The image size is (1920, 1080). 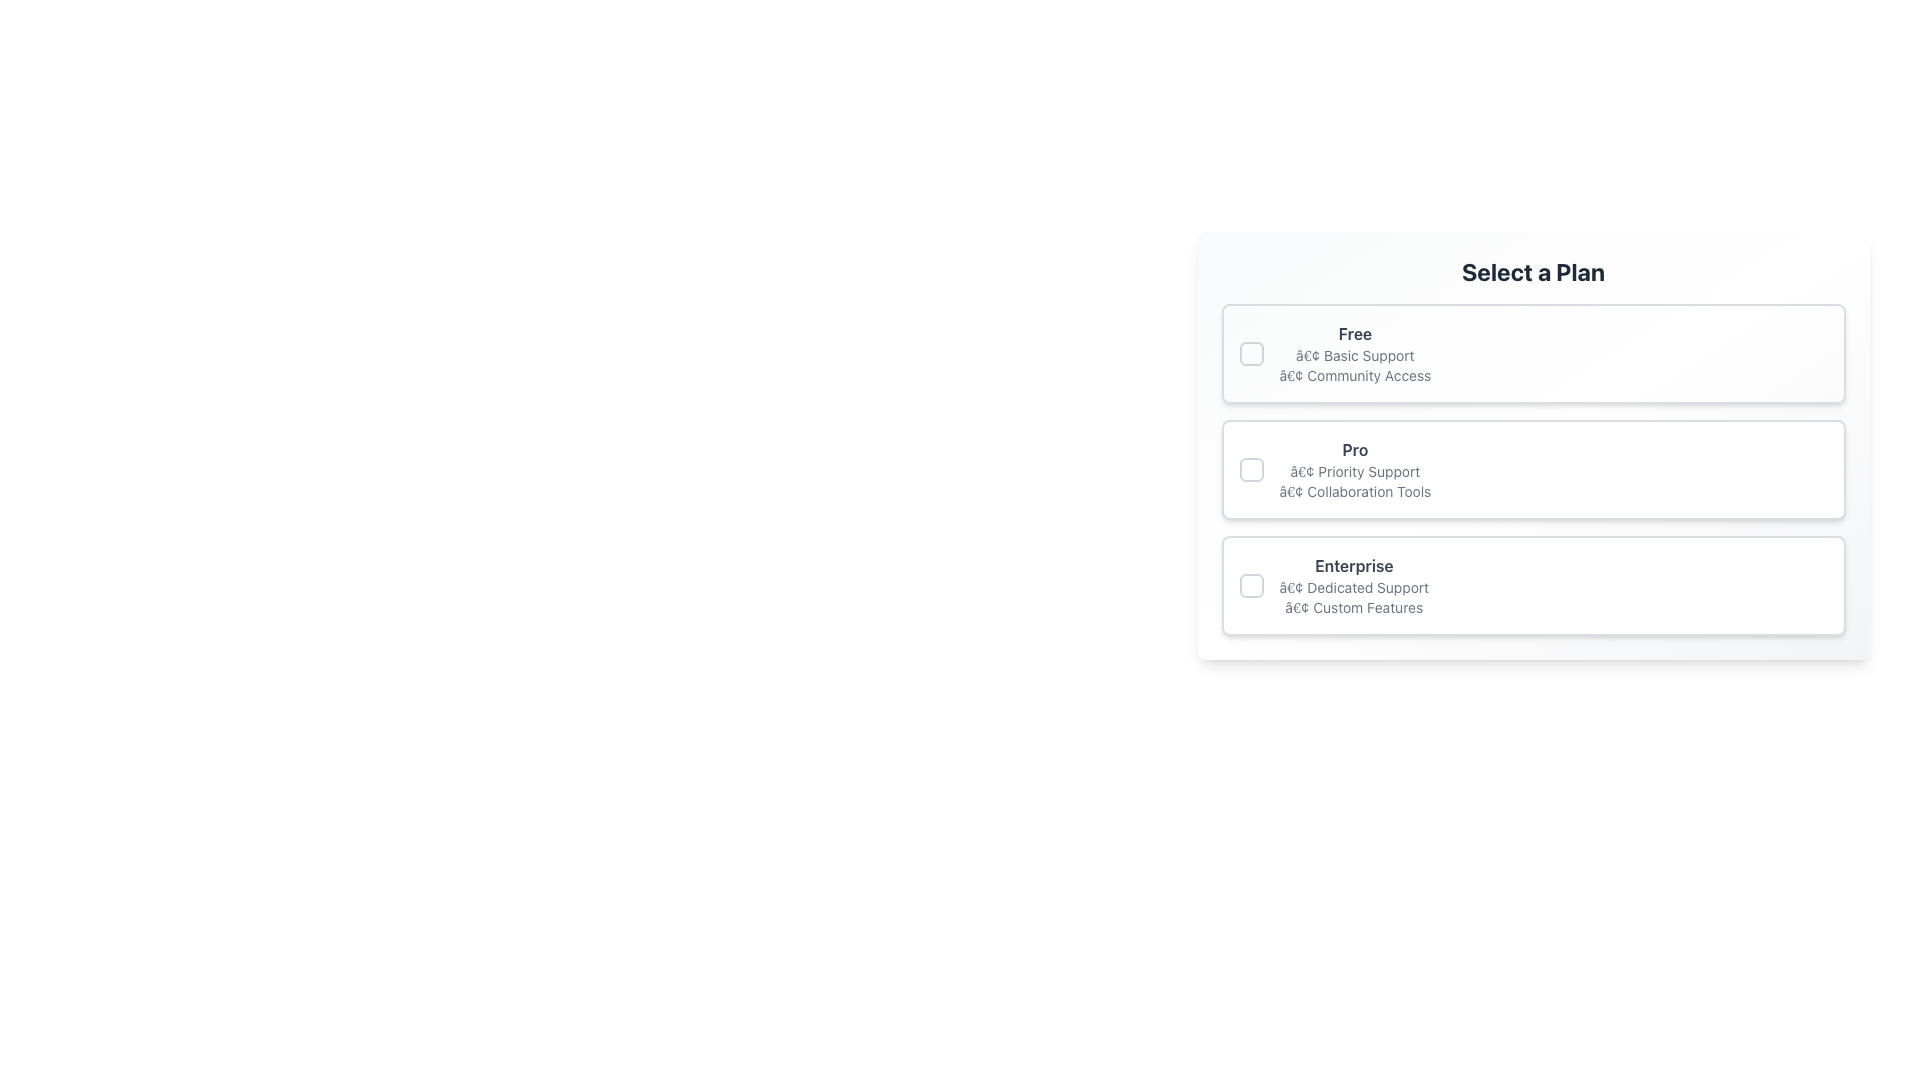 I want to click on the text block within the Pro subscription card that features a bold heading 'Pro' and bullet points 'Priority Support' and 'Collaboration Tools', so click(x=1355, y=470).